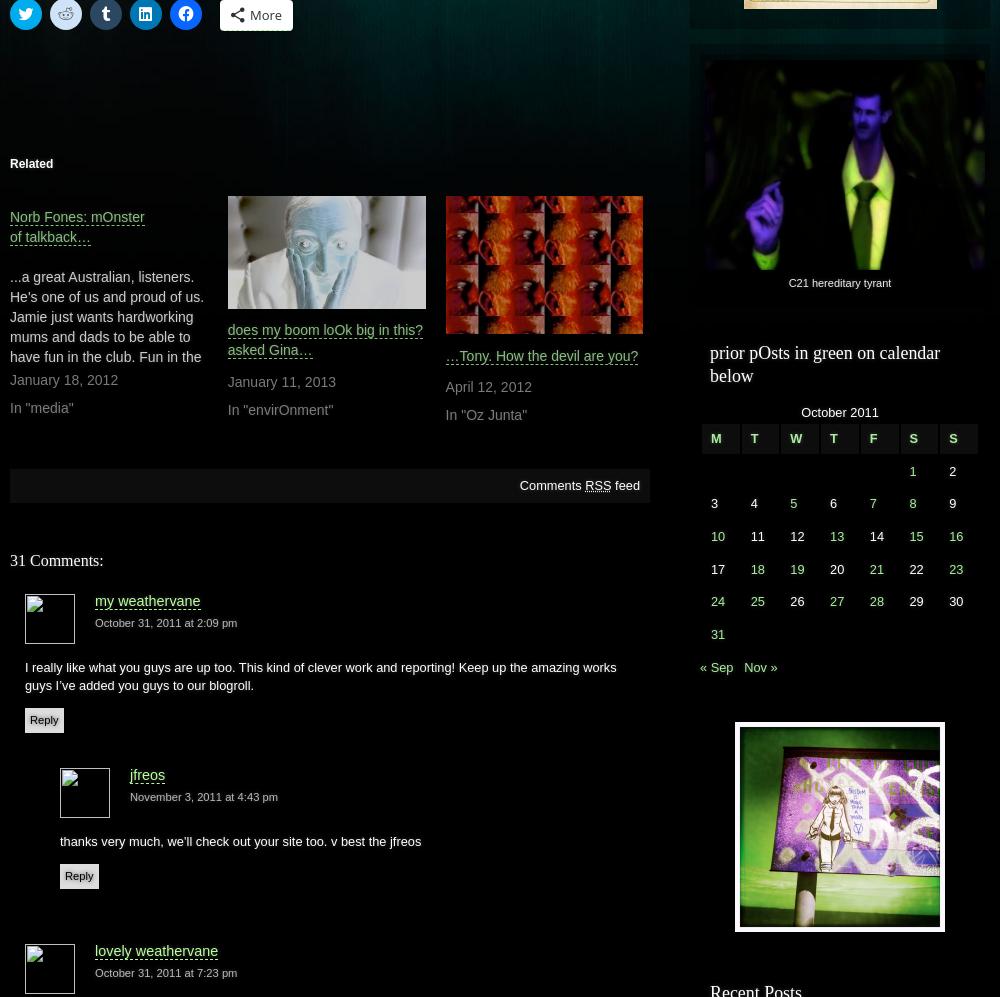 Image resolution: width=1000 pixels, height=997 pixels. Describe the element at coordinates (147, 598) in the screenshot. I see `'my weathervane'` at that location.